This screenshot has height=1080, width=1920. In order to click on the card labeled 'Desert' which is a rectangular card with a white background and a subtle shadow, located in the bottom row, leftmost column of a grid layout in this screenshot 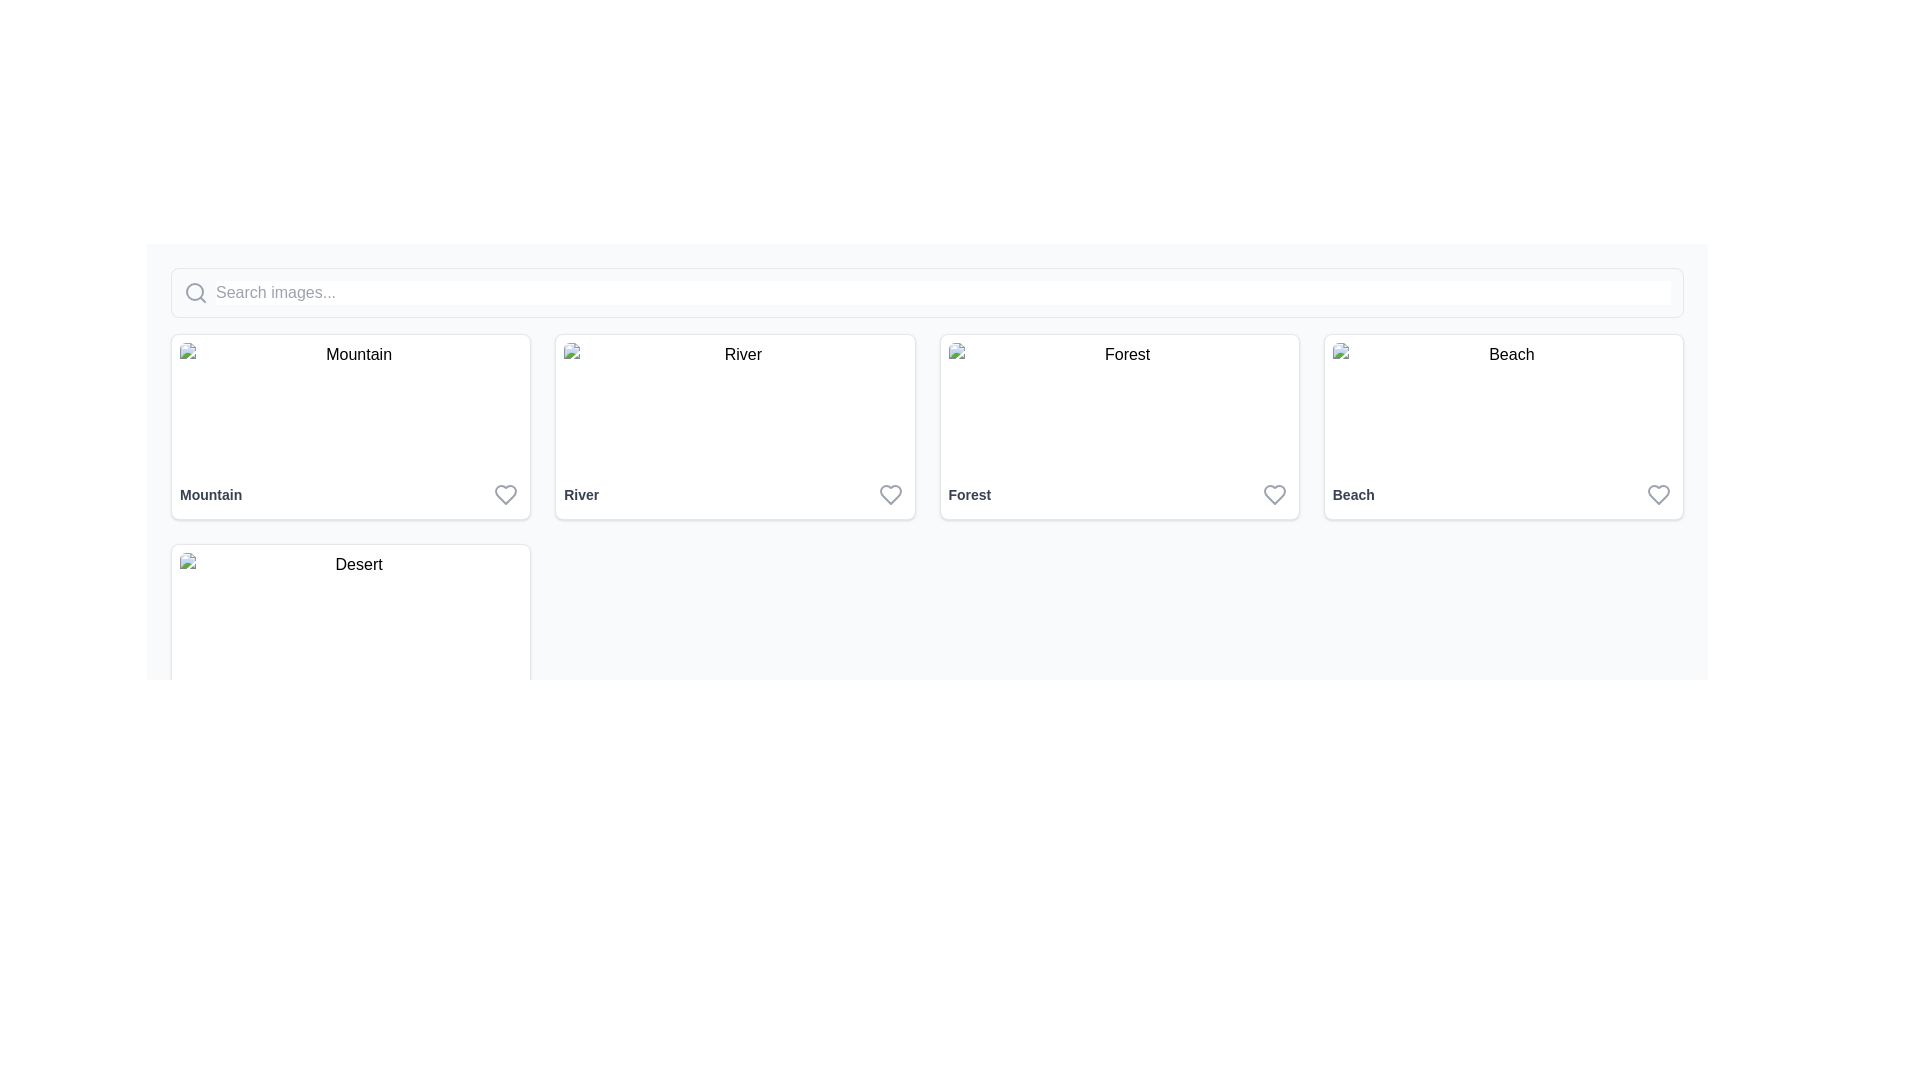, I will do `click(351, 636)`.